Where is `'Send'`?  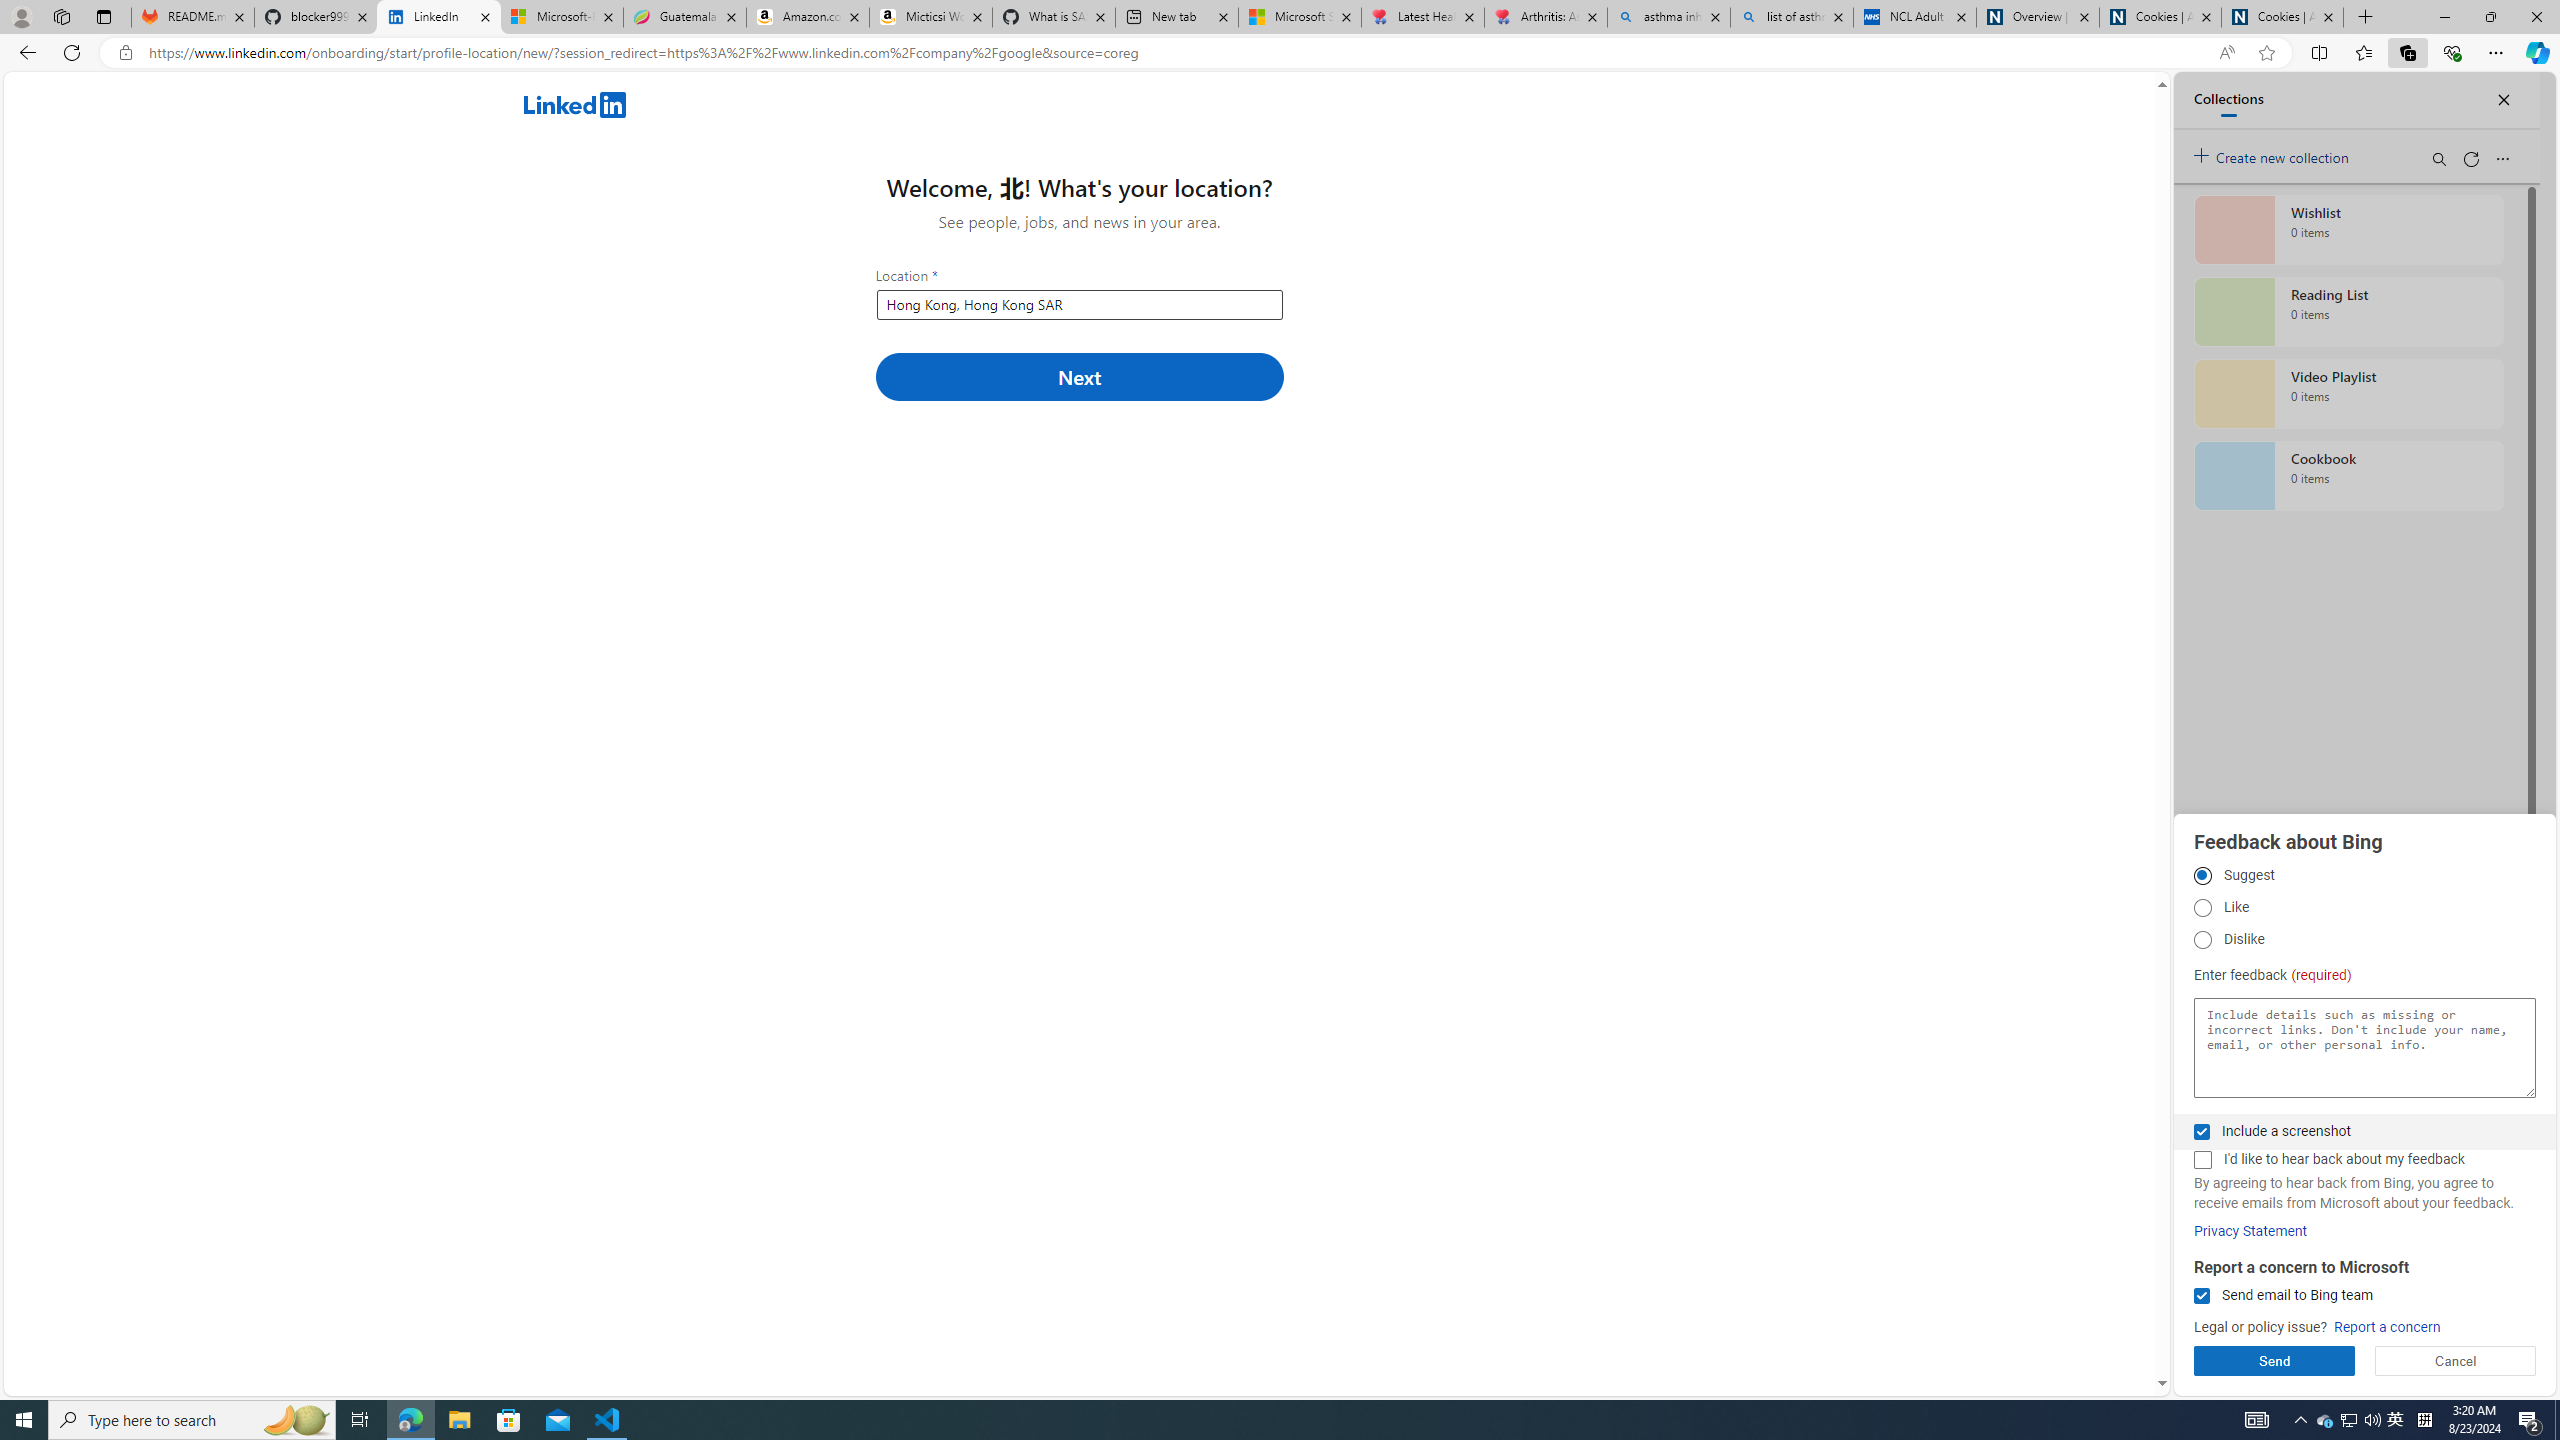
'Send' is located at coordinates (2274, 1360).